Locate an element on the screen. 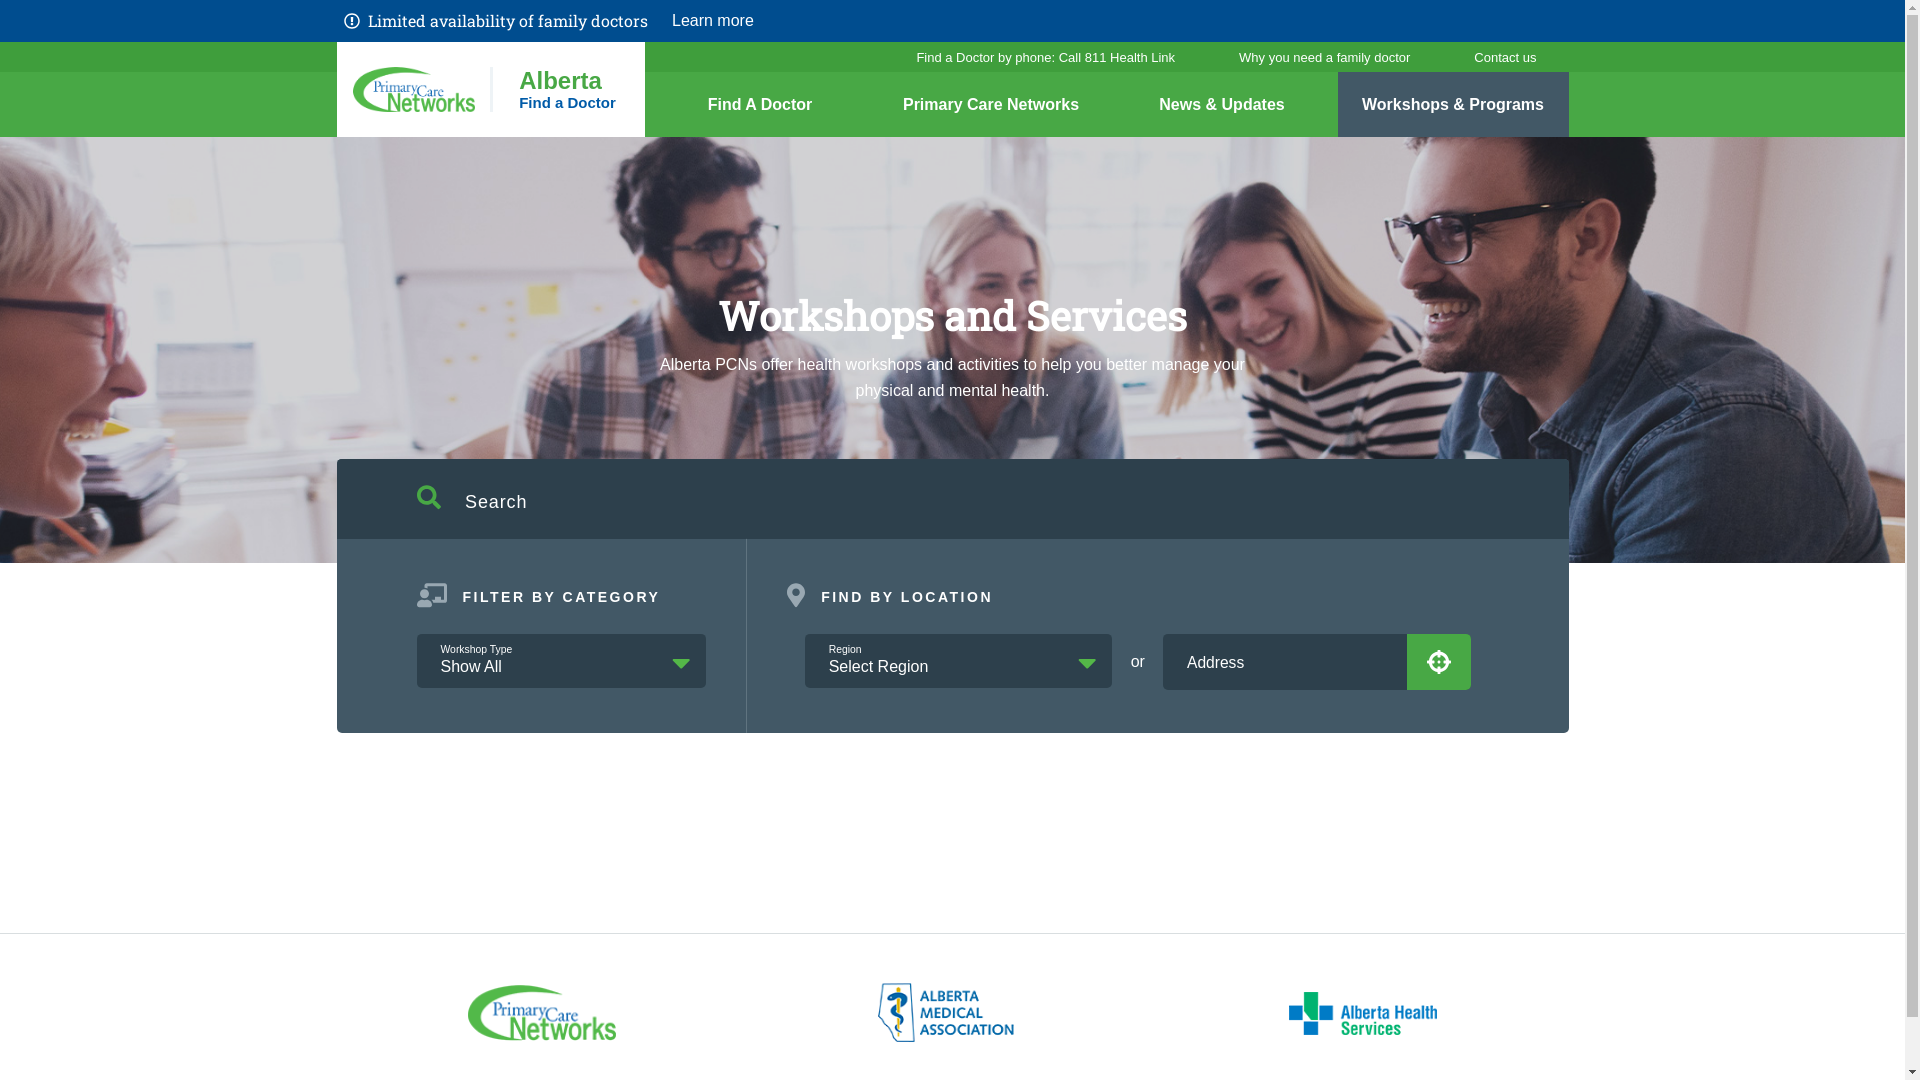 The height and width of the screenshot is (1080, 1920). 'Contact us' is located at coordinates (1505, 56).